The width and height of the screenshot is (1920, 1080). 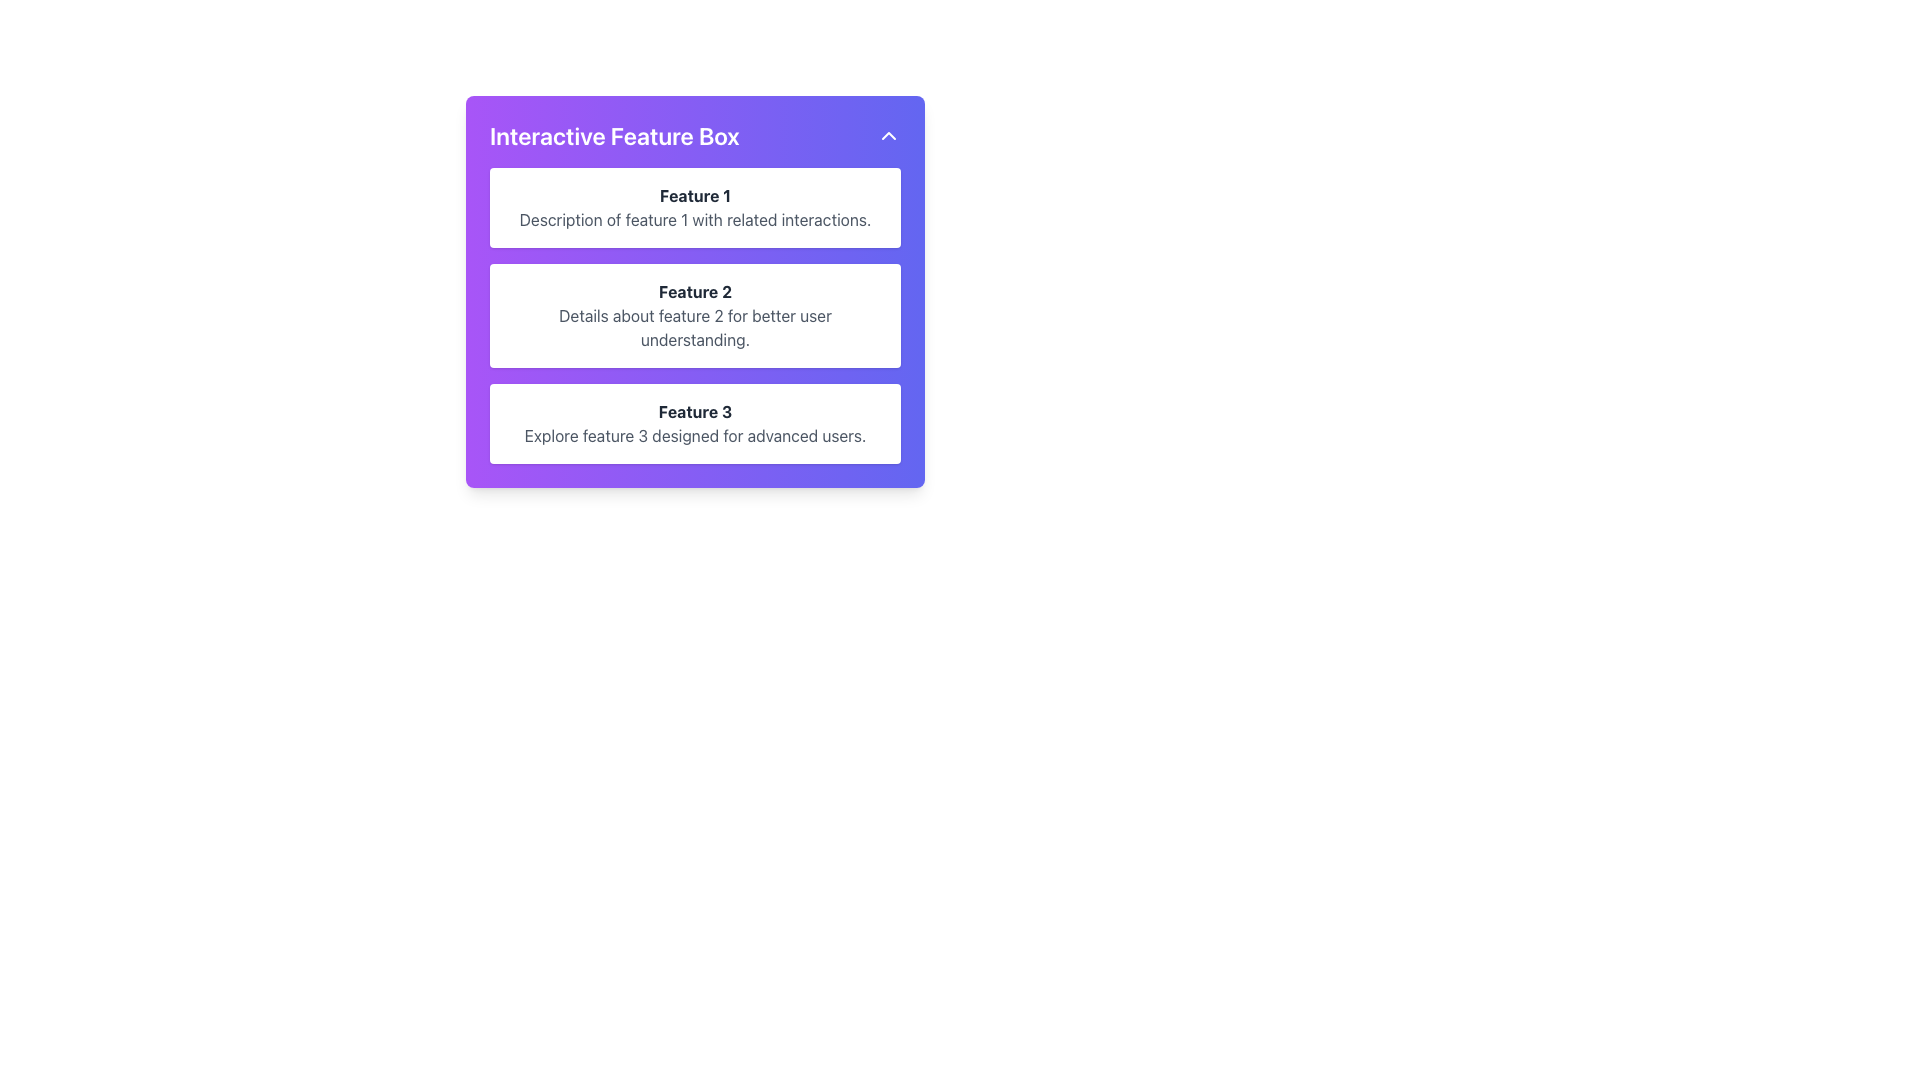 What do you see at coordinates (695, 196) in the screenshot?
I see `the bold text label displaying 'Feature 1' in dark gray, located at the top of a white rectangular area with rounded corners and a shadowed background` at bounding box center [695, 196].